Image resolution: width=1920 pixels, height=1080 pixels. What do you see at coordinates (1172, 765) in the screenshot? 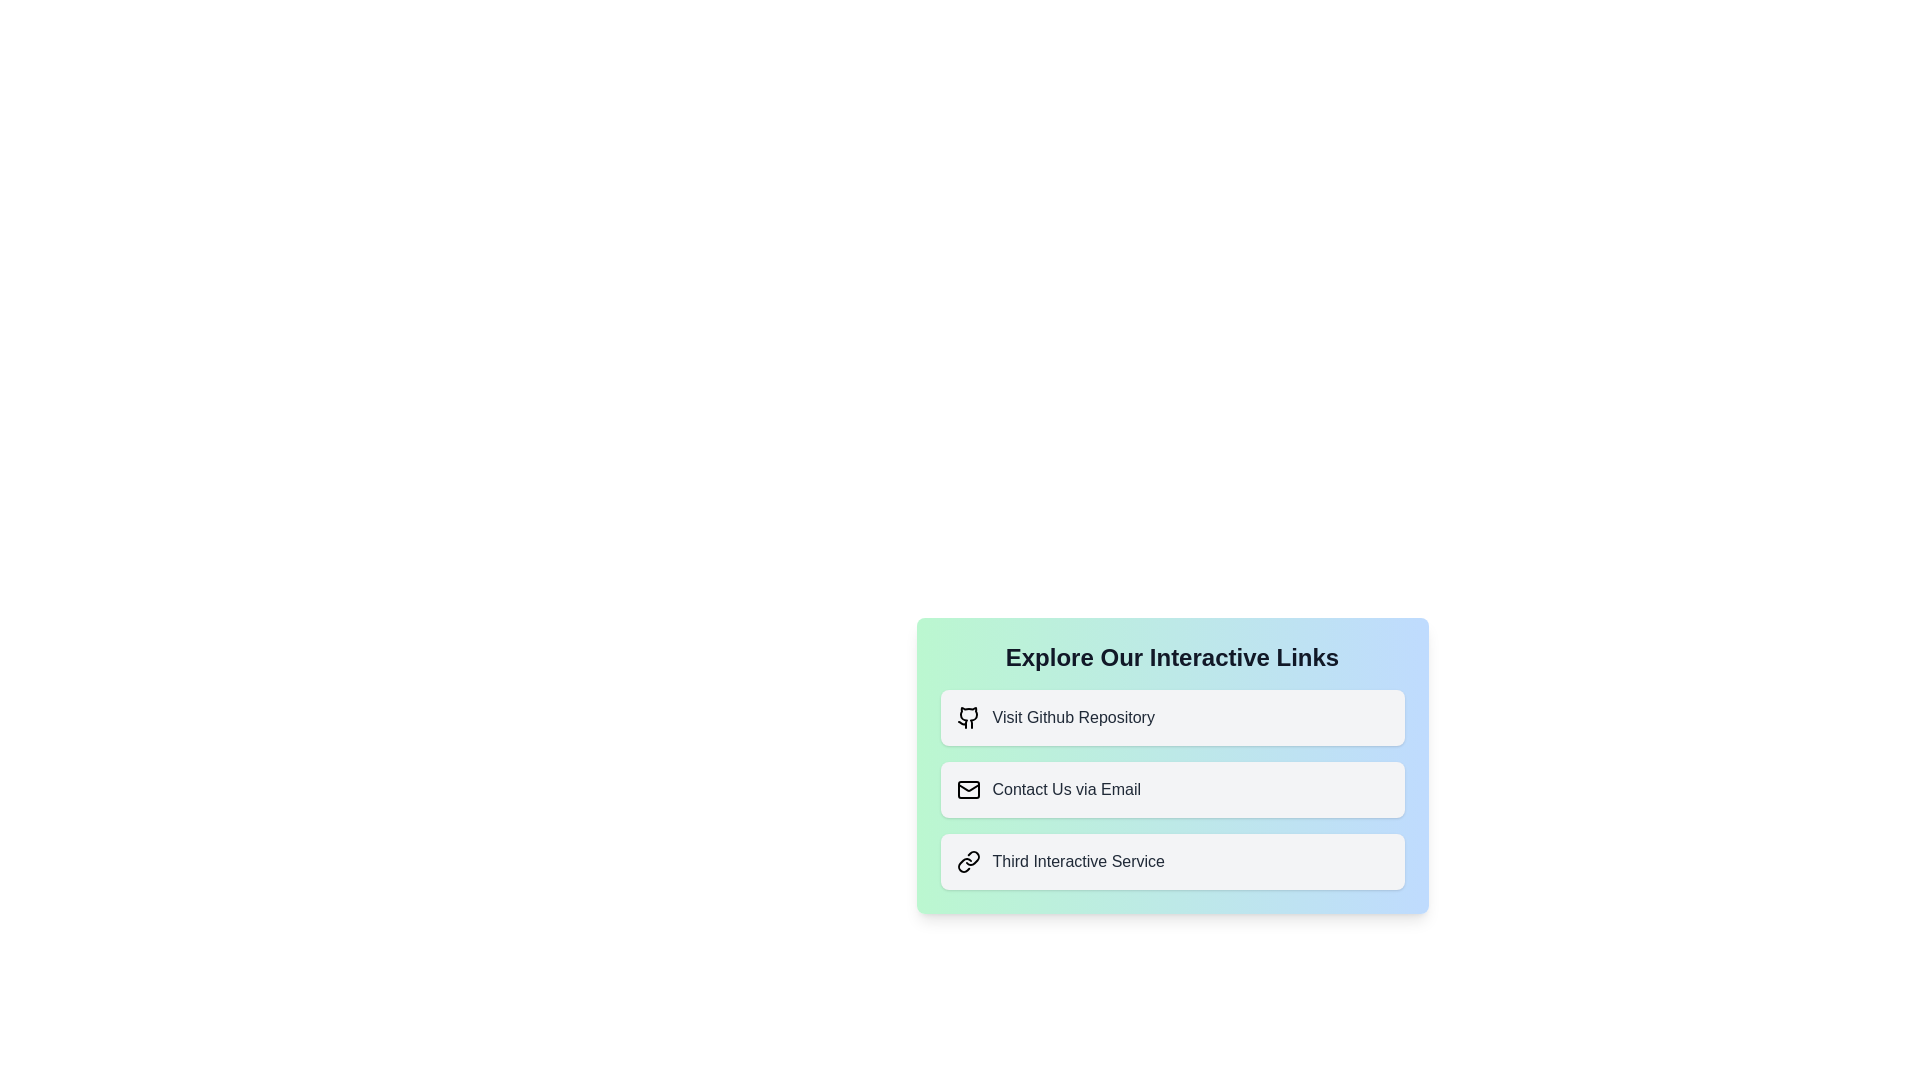
I see `the 'Contact Us via Email' button-like link using keyboard navigation` at bounding box center [1172, 765].